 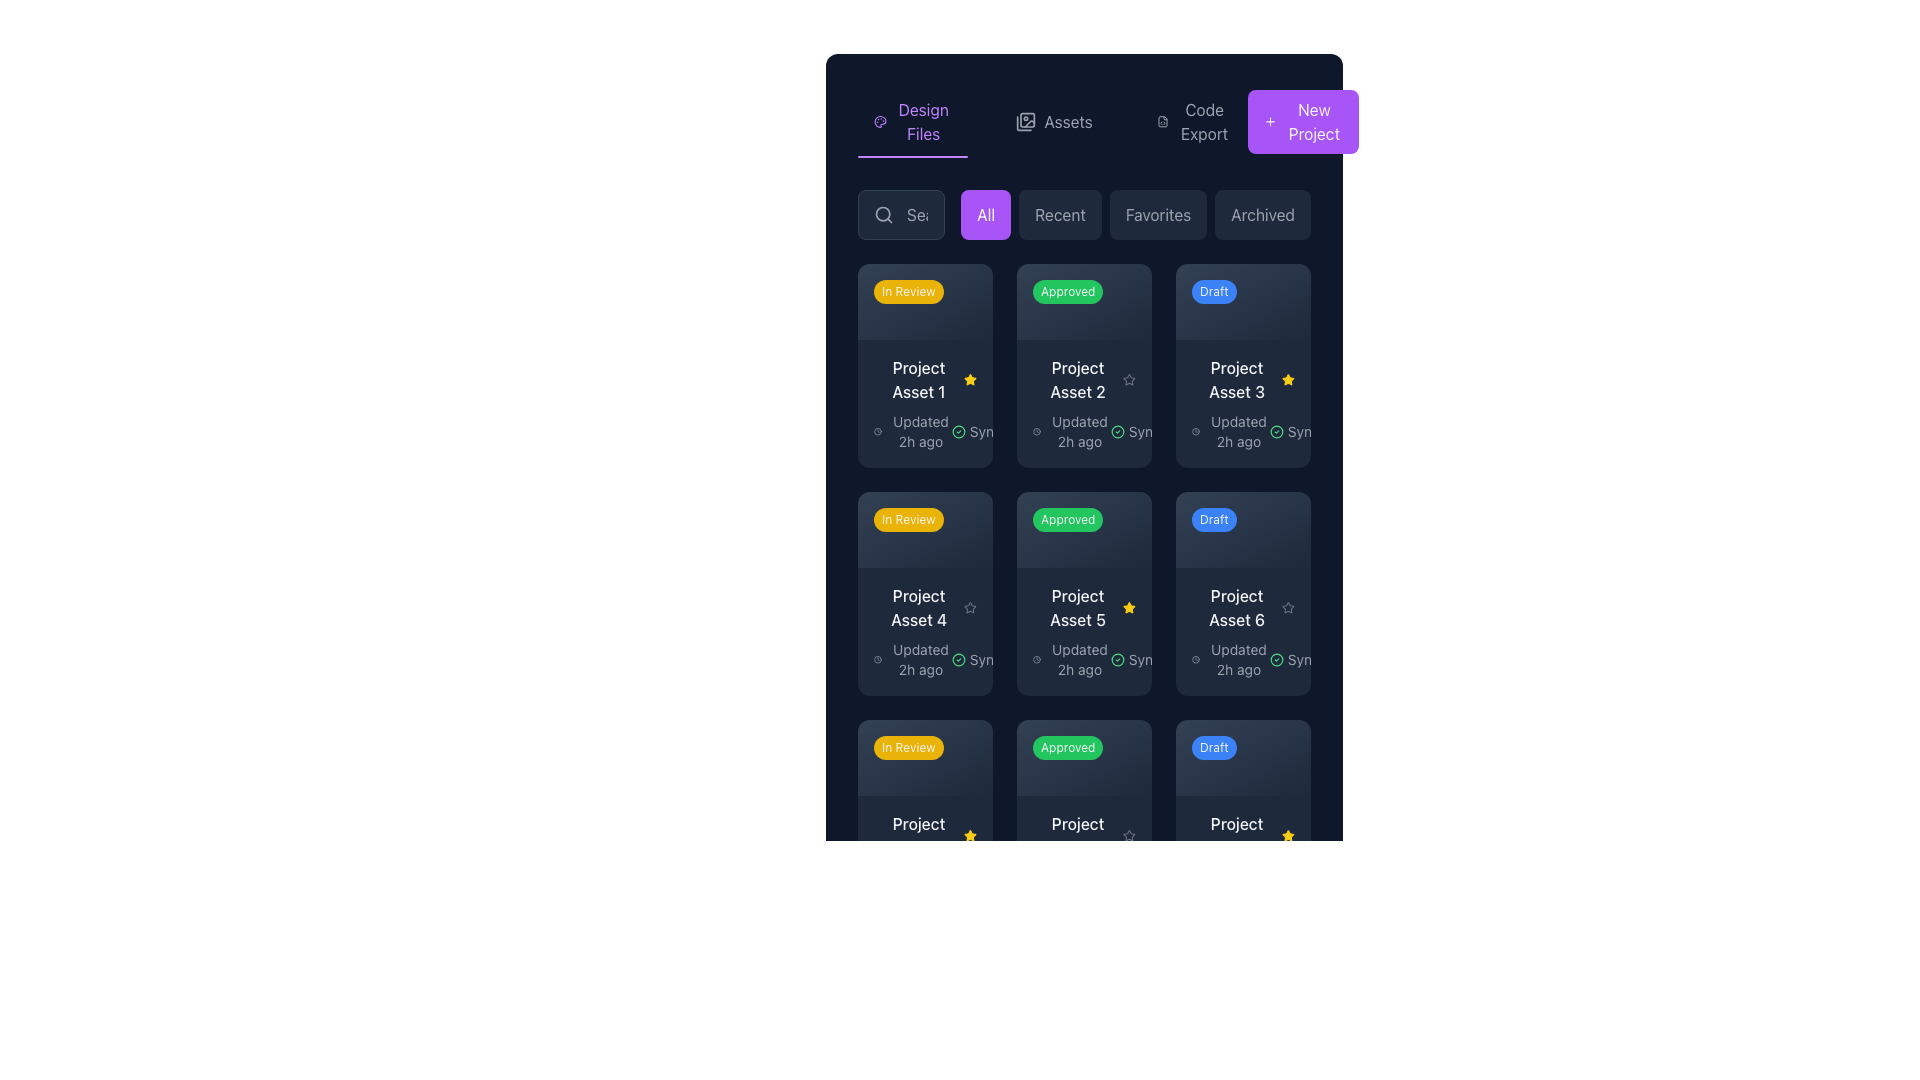 What do you see at coordinates (1079, 296) in the screenshot?
I see `the green-colored label with the text 'Approved' that indicates a status within its associated card, located at the top-center of the second card in the grid layout` at bounding box center [1079, 296].